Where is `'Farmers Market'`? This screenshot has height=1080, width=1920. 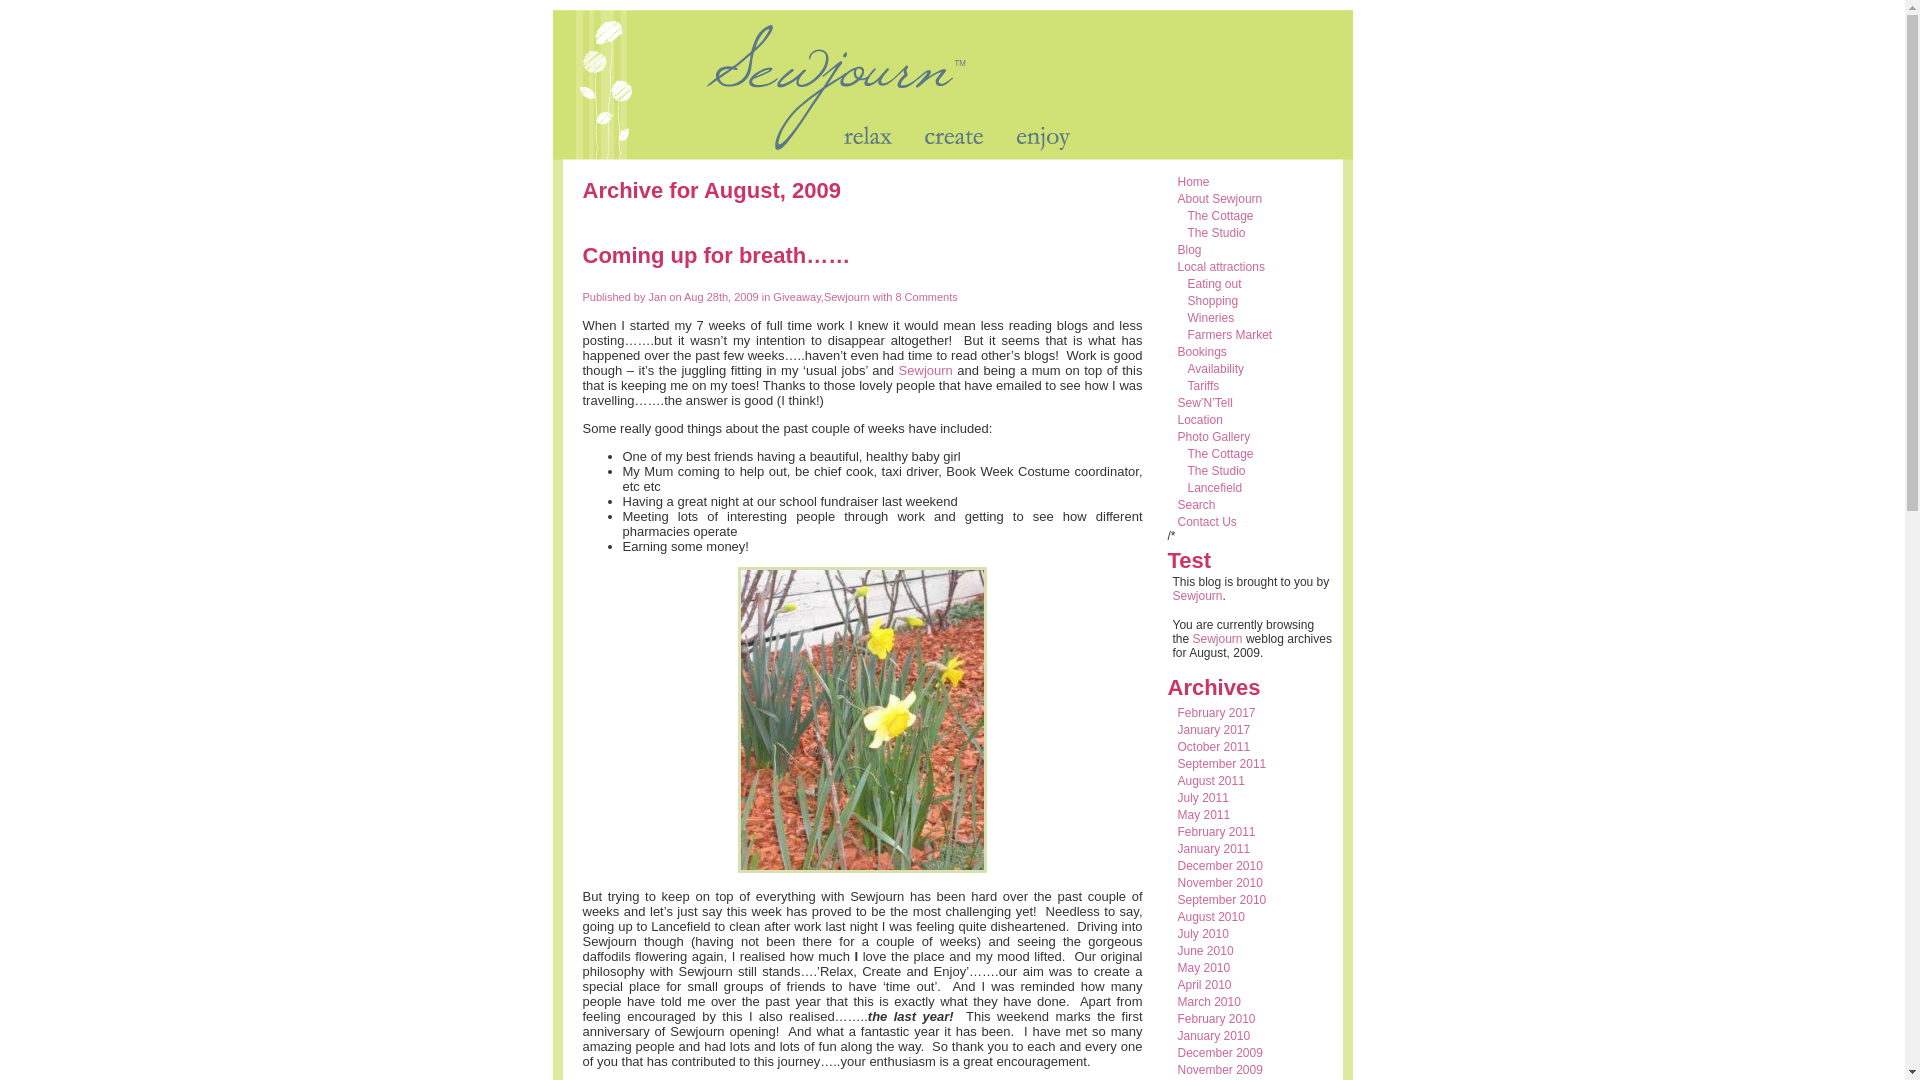 'Farmers Market' is located at coordinates (1229, 334).